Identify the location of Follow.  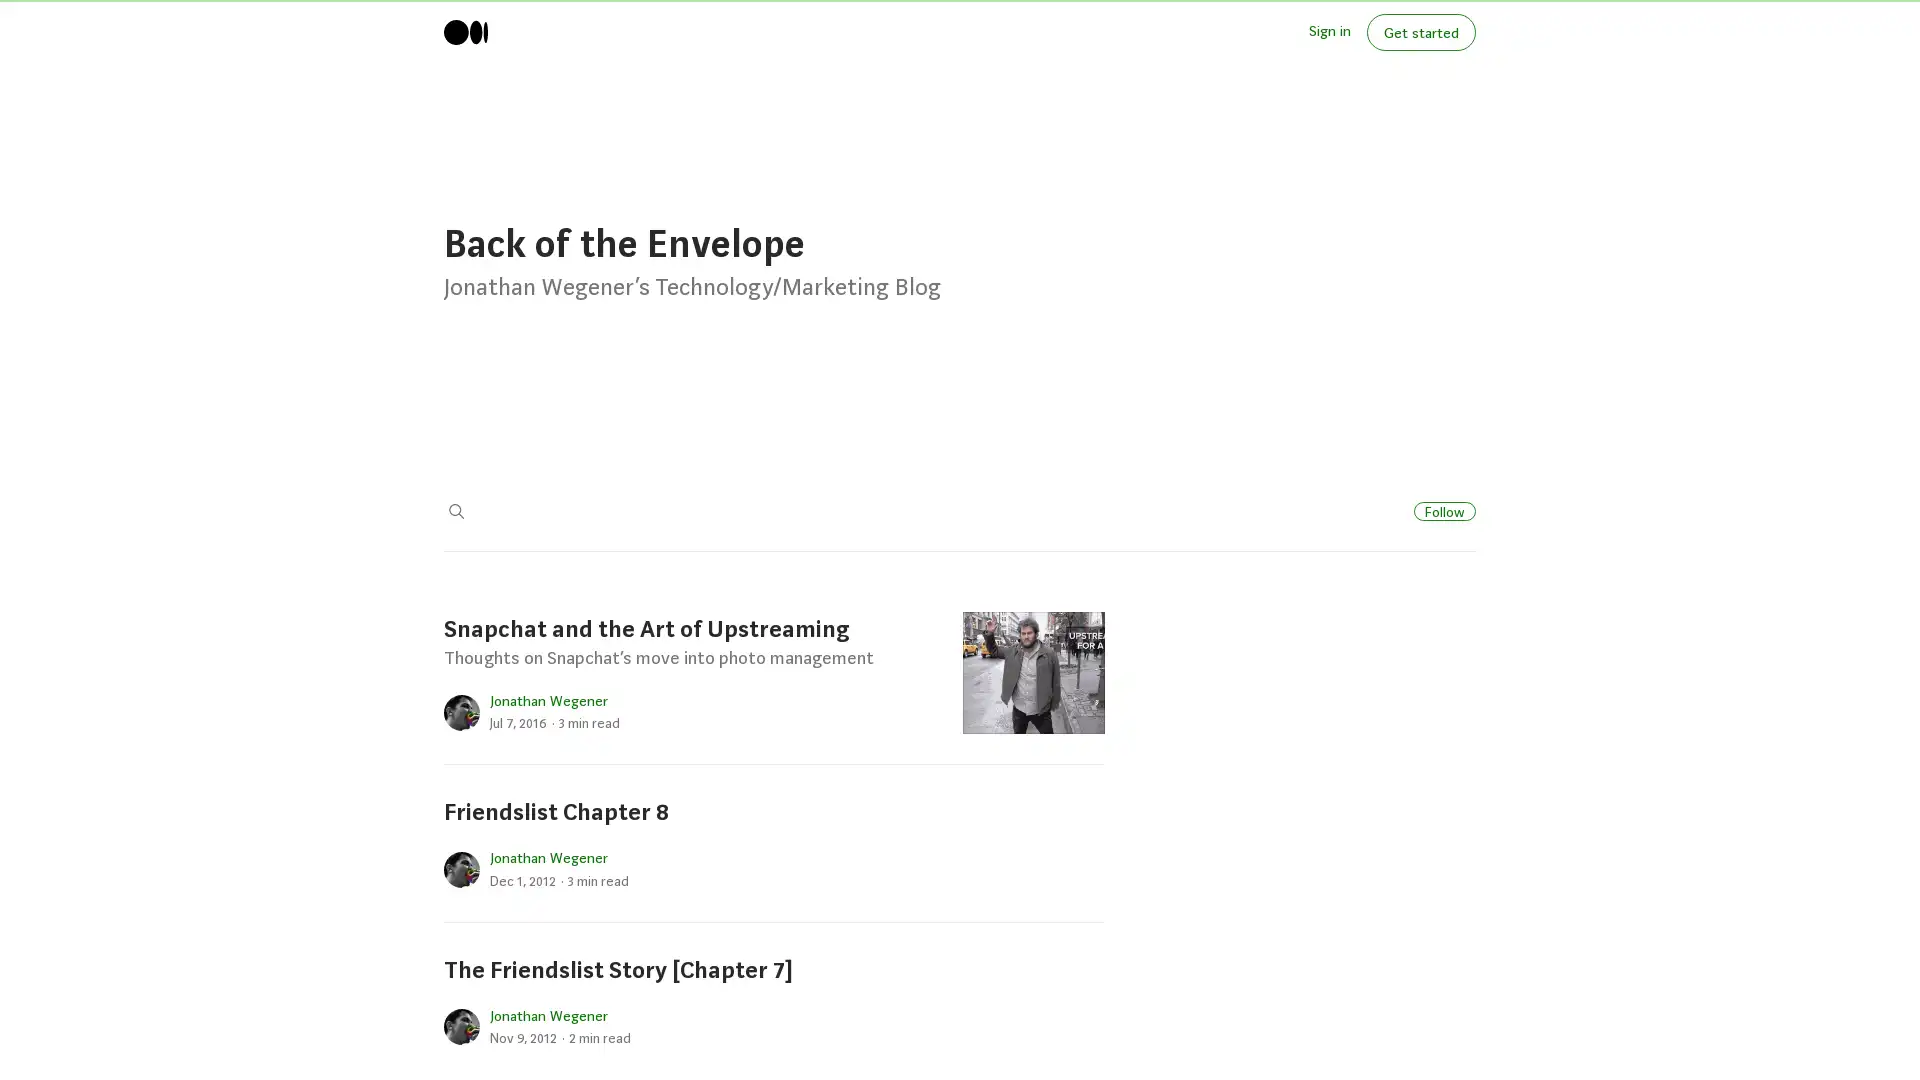
(1444, 509).